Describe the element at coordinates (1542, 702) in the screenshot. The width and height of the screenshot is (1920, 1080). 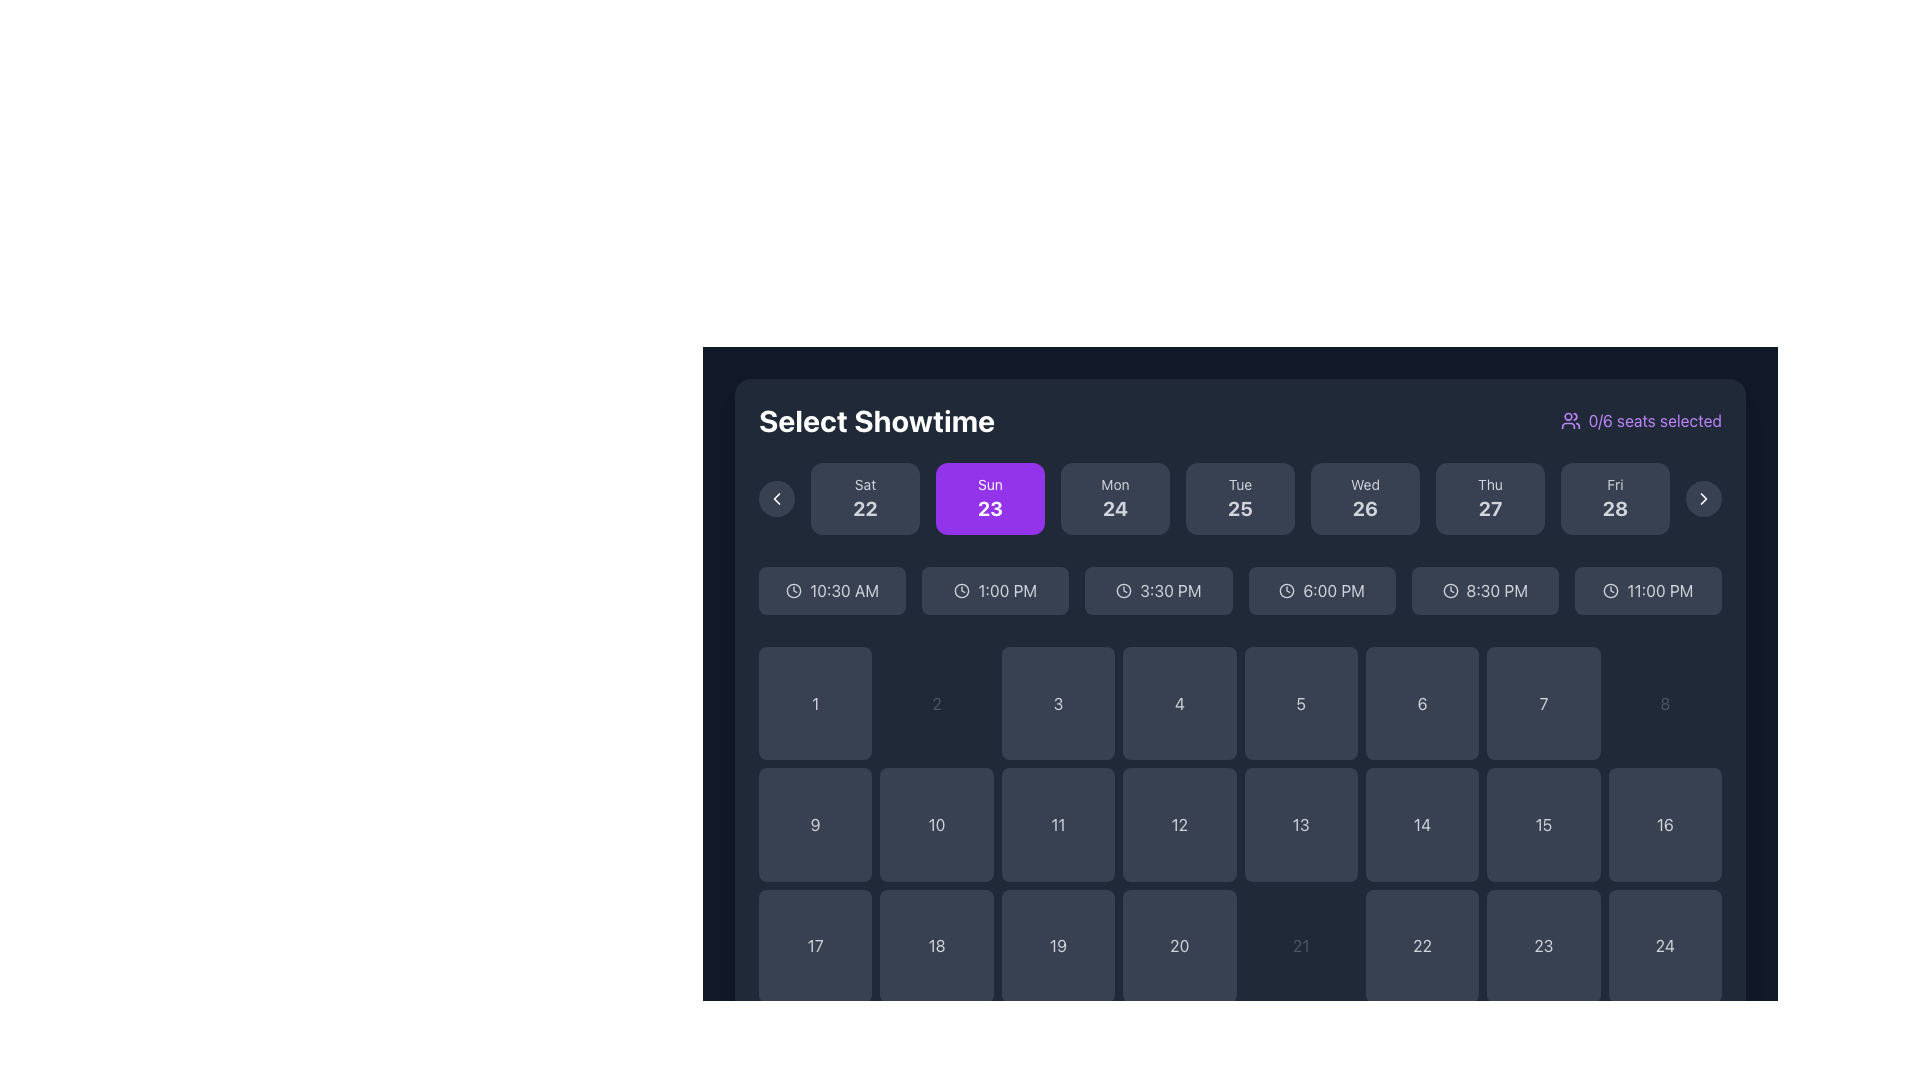
I see `the button that selects the number '7', located in the first row as the seventh item in the grid layout` at that location.